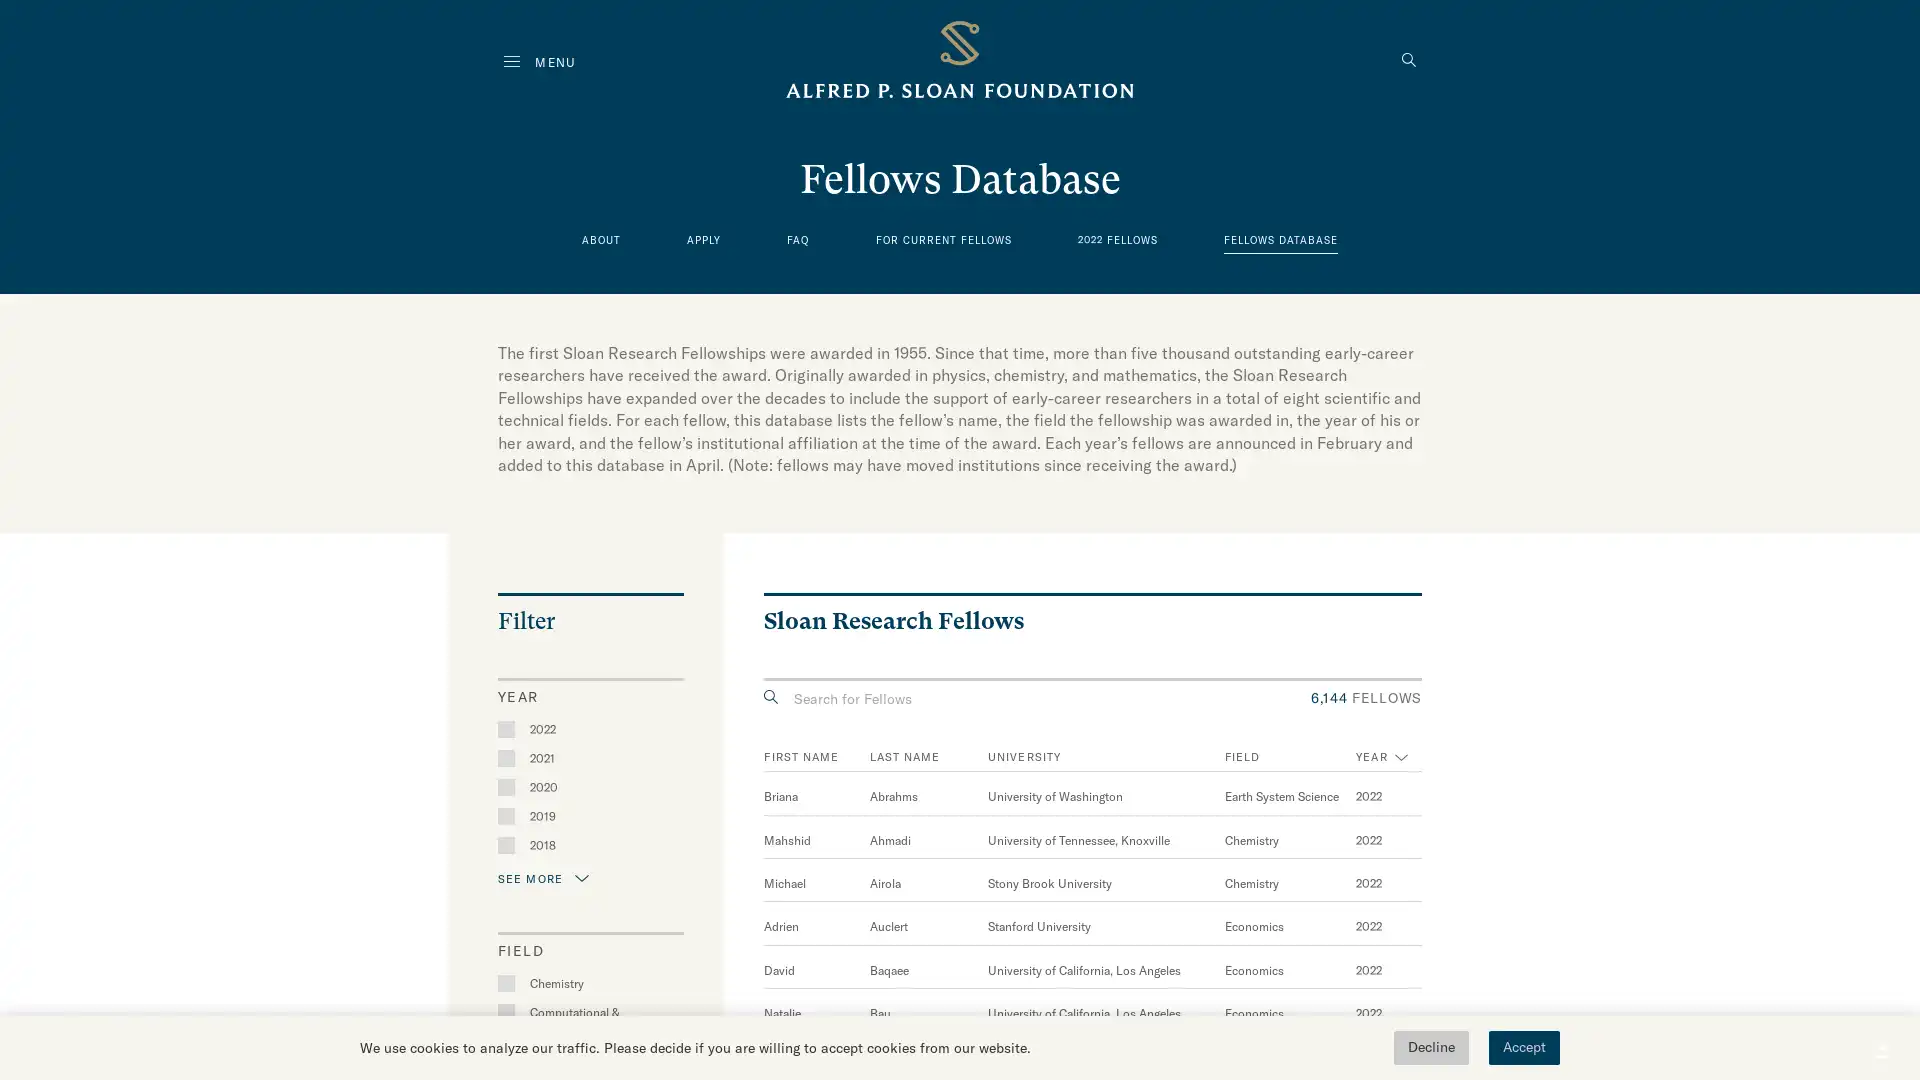 The width and height of the screenshot is (1920, 1080). Describe the element at coordinates (1430, 1047) in the screenshot. I see `Decline` at that location.